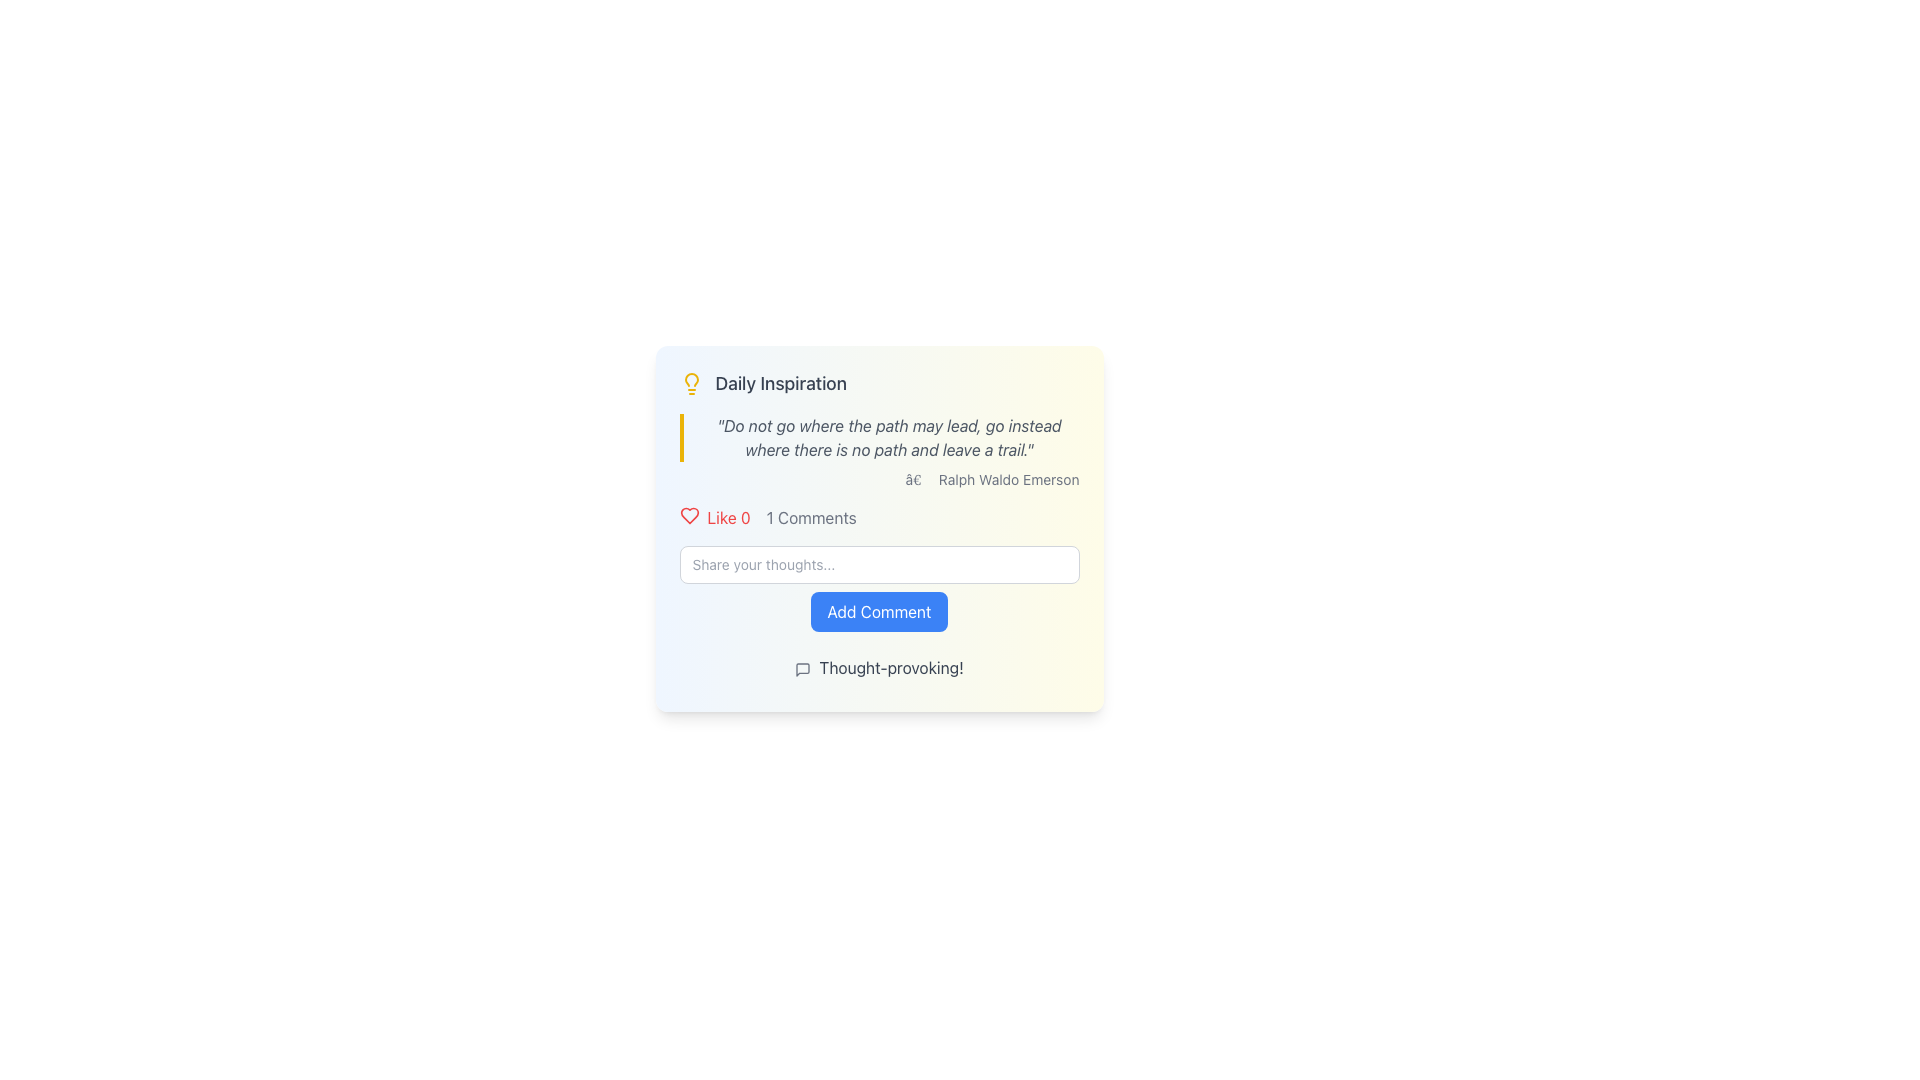 Image resolution: width=1920 pixels, height=1080 pixels. What do you see at coordinates (811, 516) in the screenshot?
I see `the Interactive Text Label displaying '1 Comments' located to the right of the 'Like 0' text in the footer of a card layout` at bounding box center [811, 516].